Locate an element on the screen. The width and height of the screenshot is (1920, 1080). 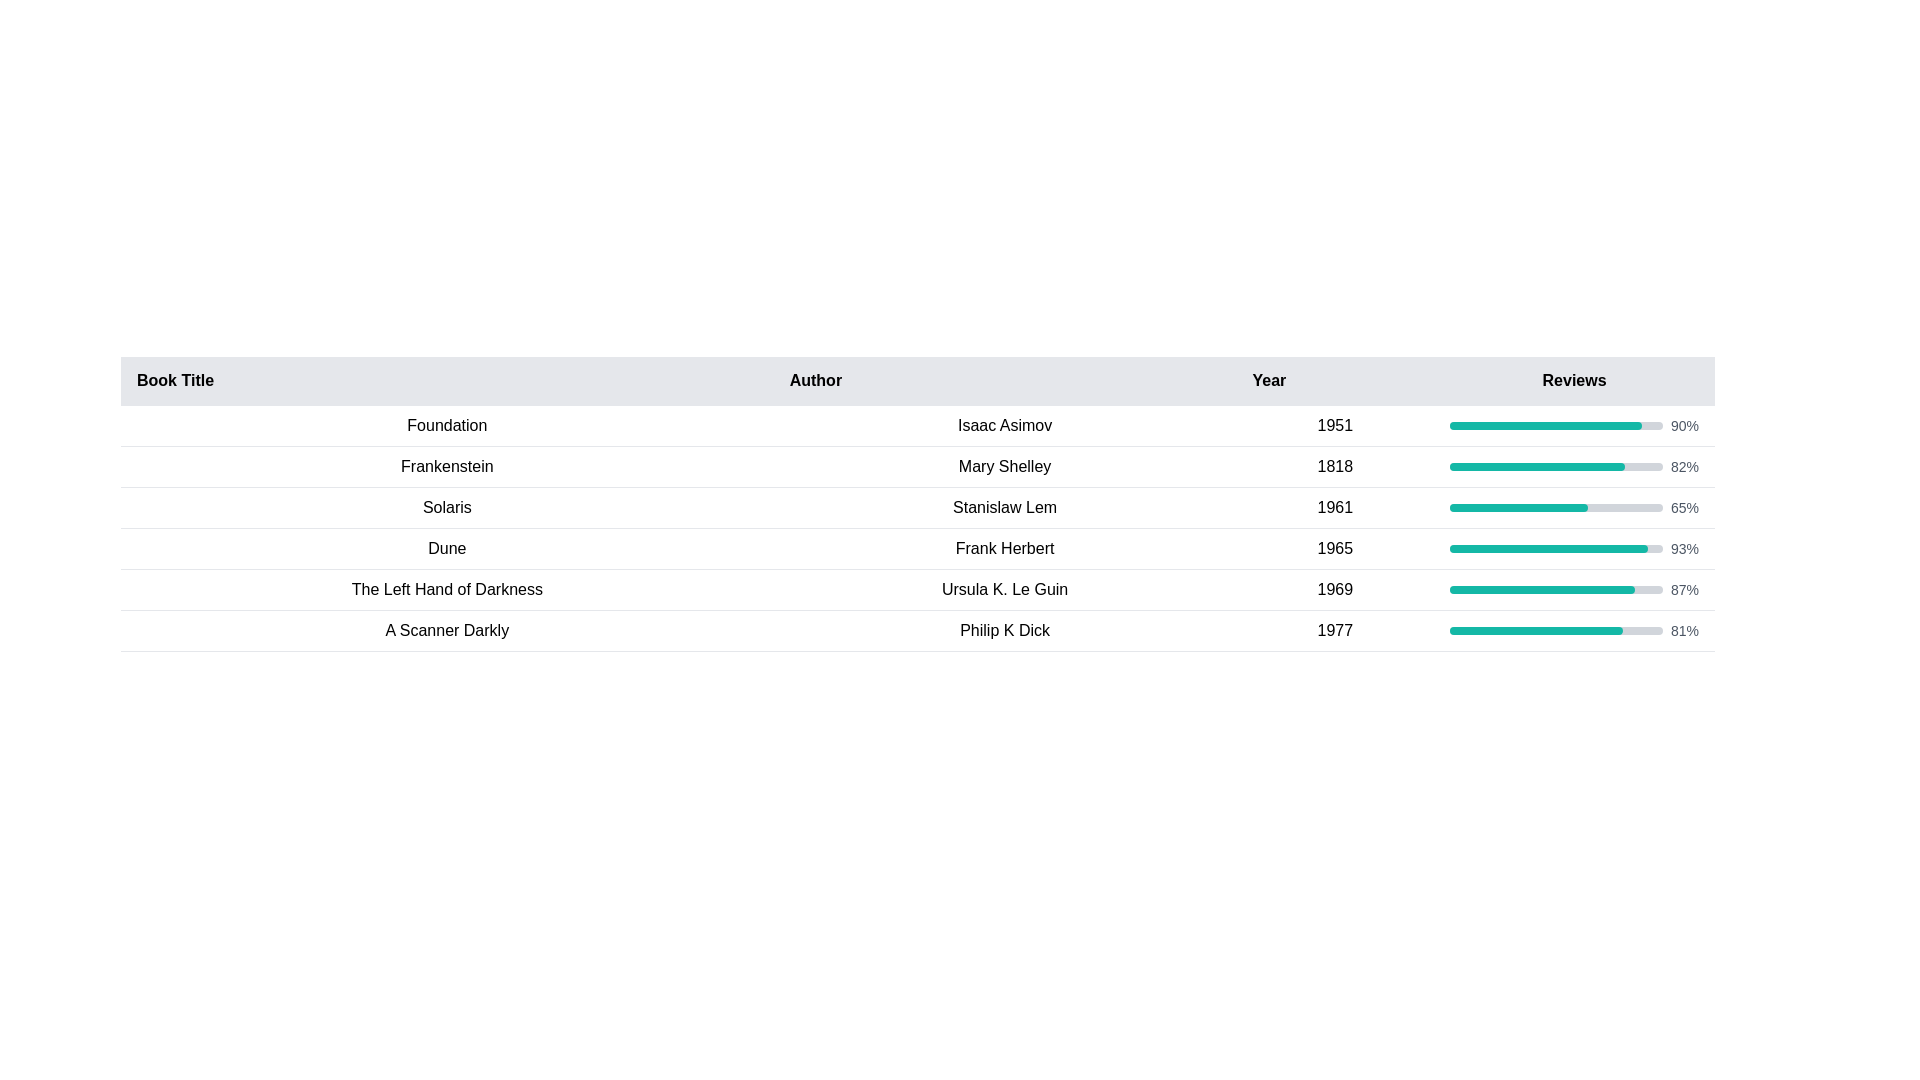
the text label displaying the year '1818' in bold font style, which is located in the 'Year' column of the row labeled 'Mary Shelley' in the table layout is located at coordinates (1335, 466).